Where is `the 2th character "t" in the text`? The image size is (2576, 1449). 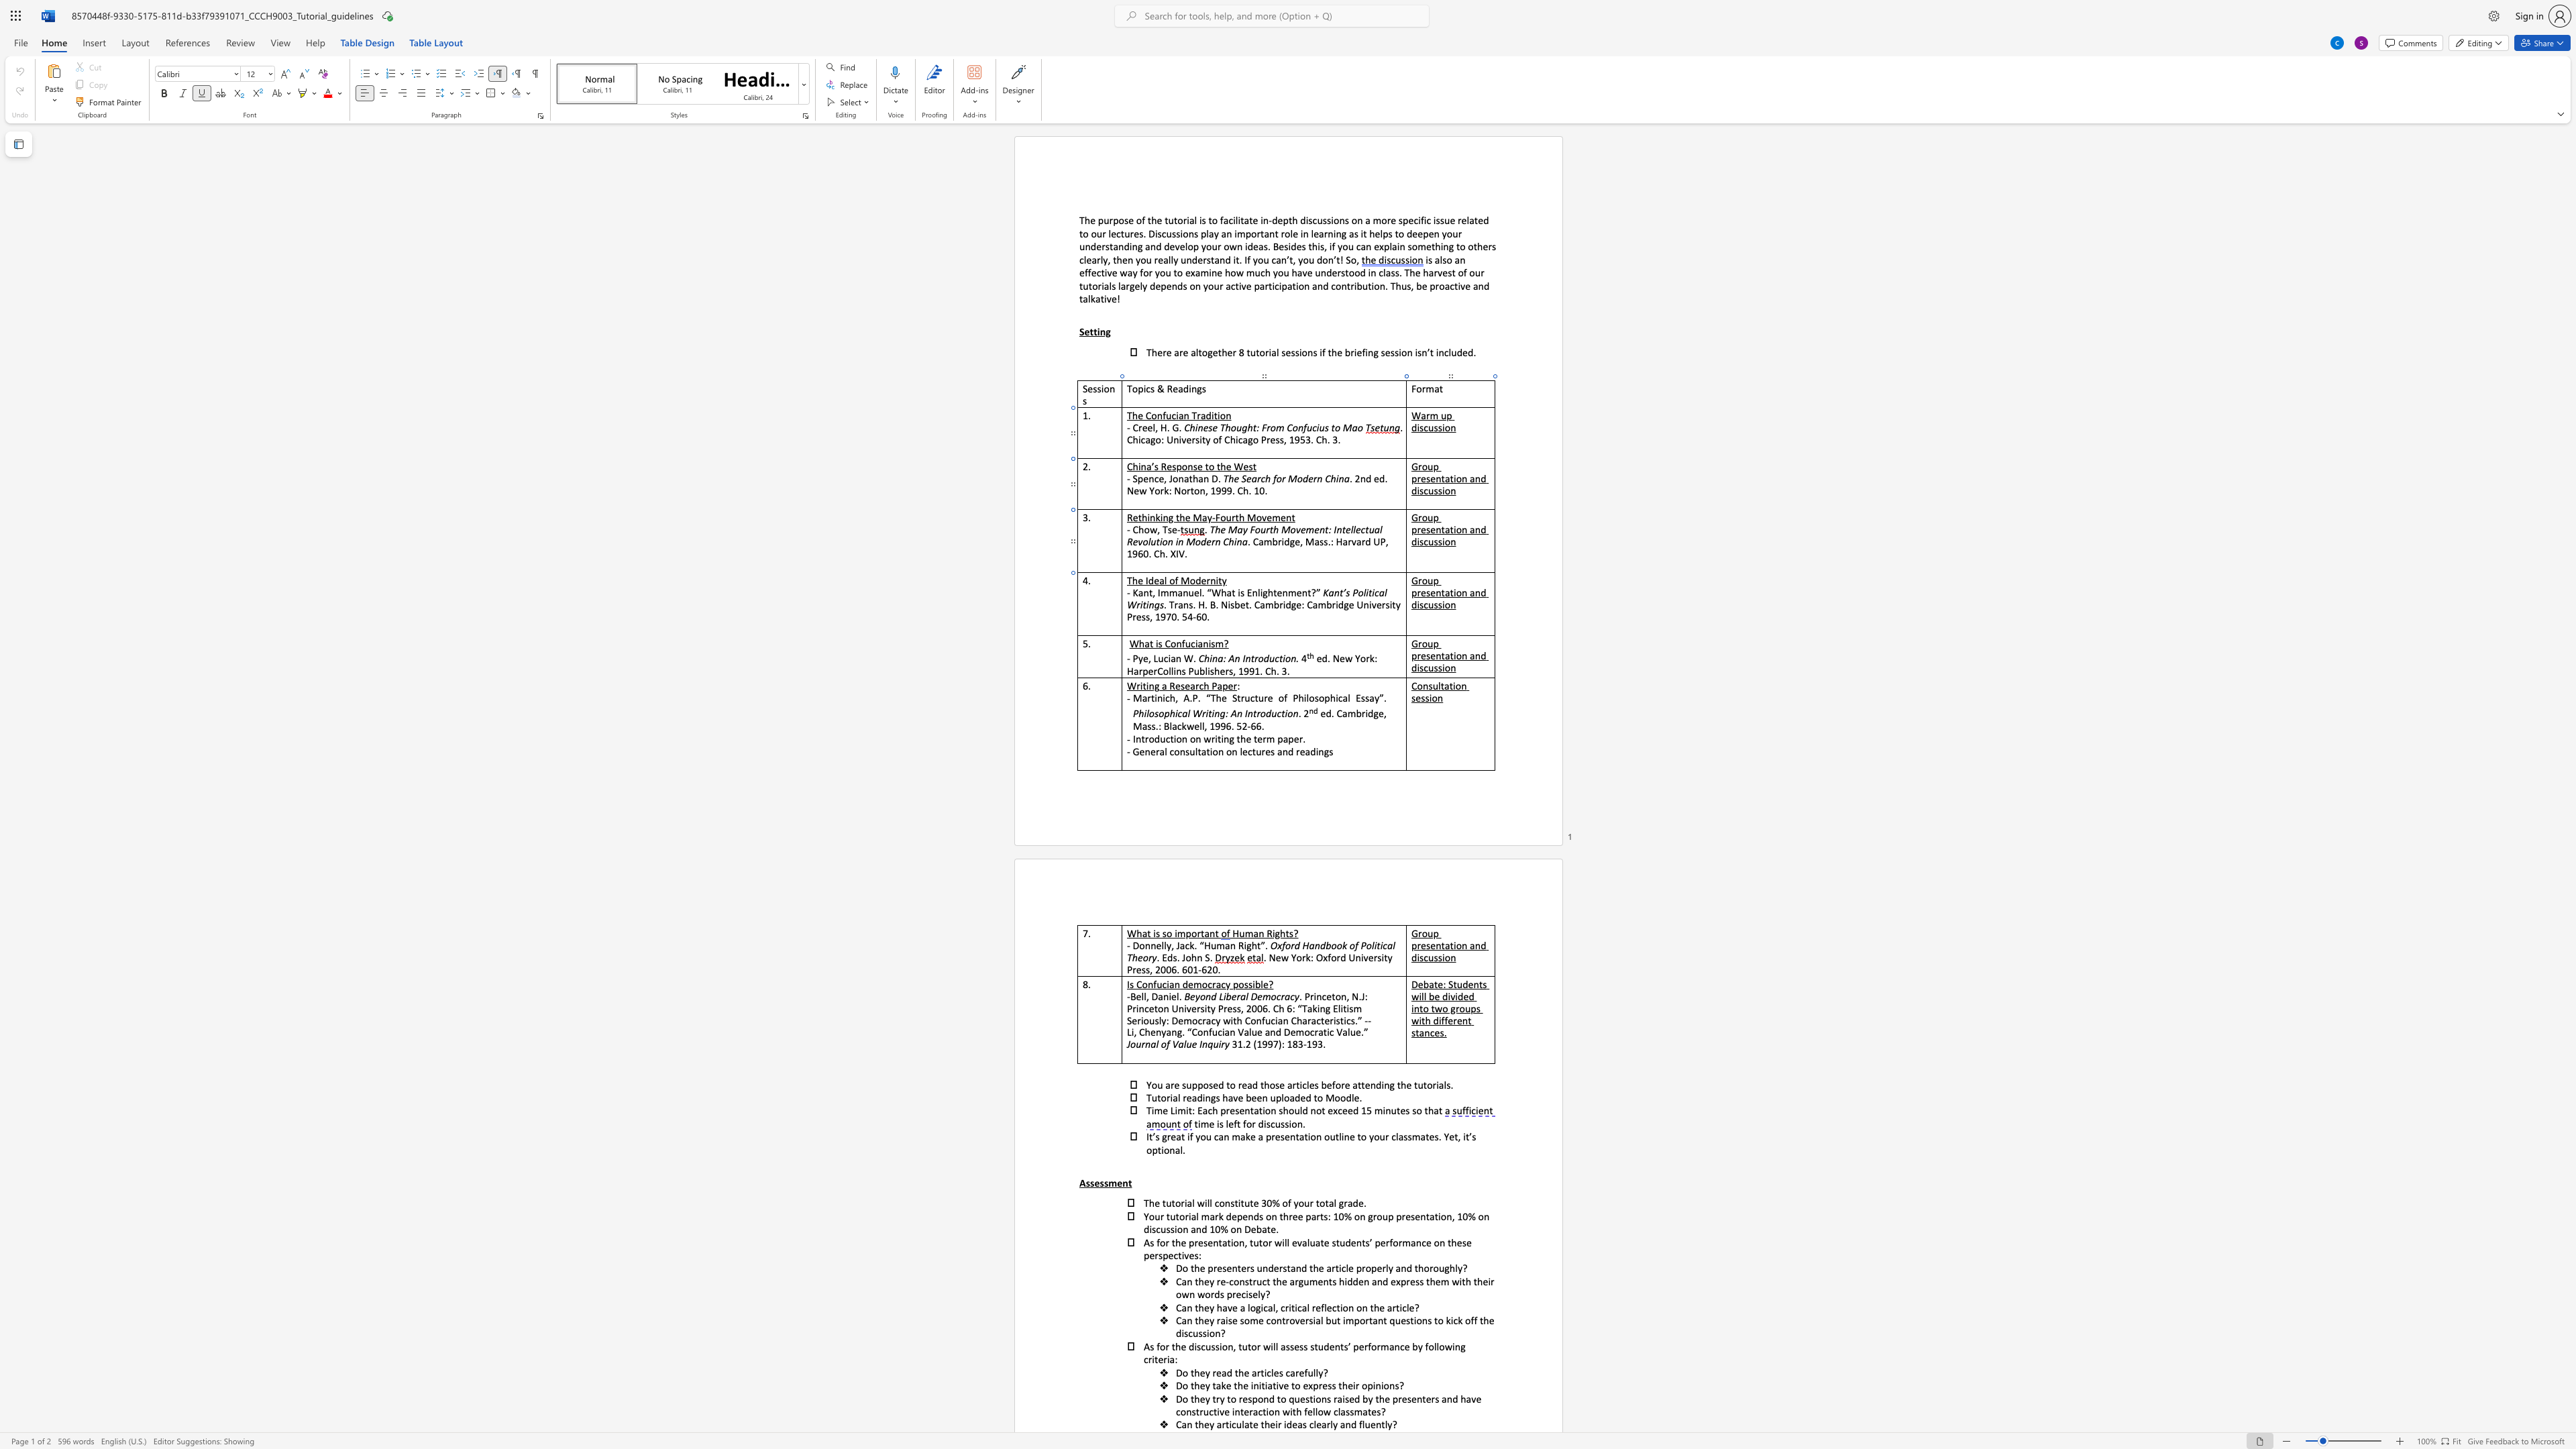
the 2th character "t" in the text is located at coordinates (1369, 591).